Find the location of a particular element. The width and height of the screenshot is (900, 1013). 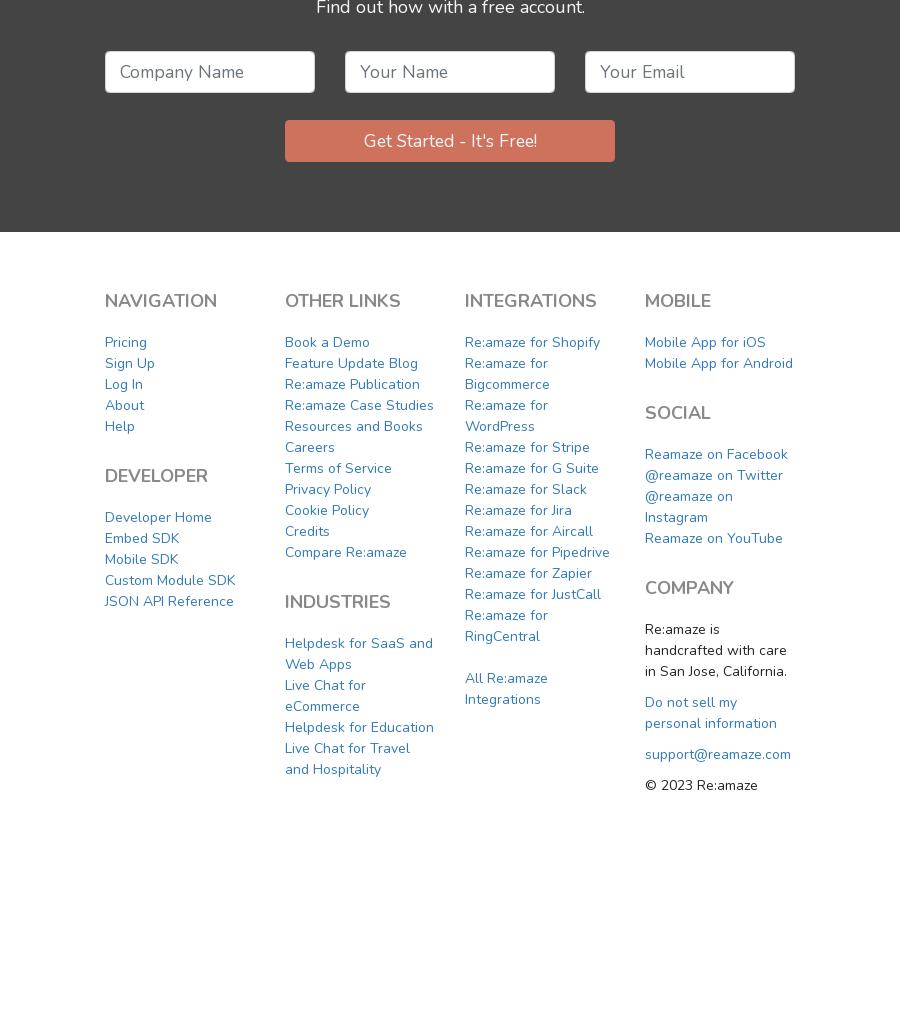

'Terms of Service' is located at coordinates (338, 466).